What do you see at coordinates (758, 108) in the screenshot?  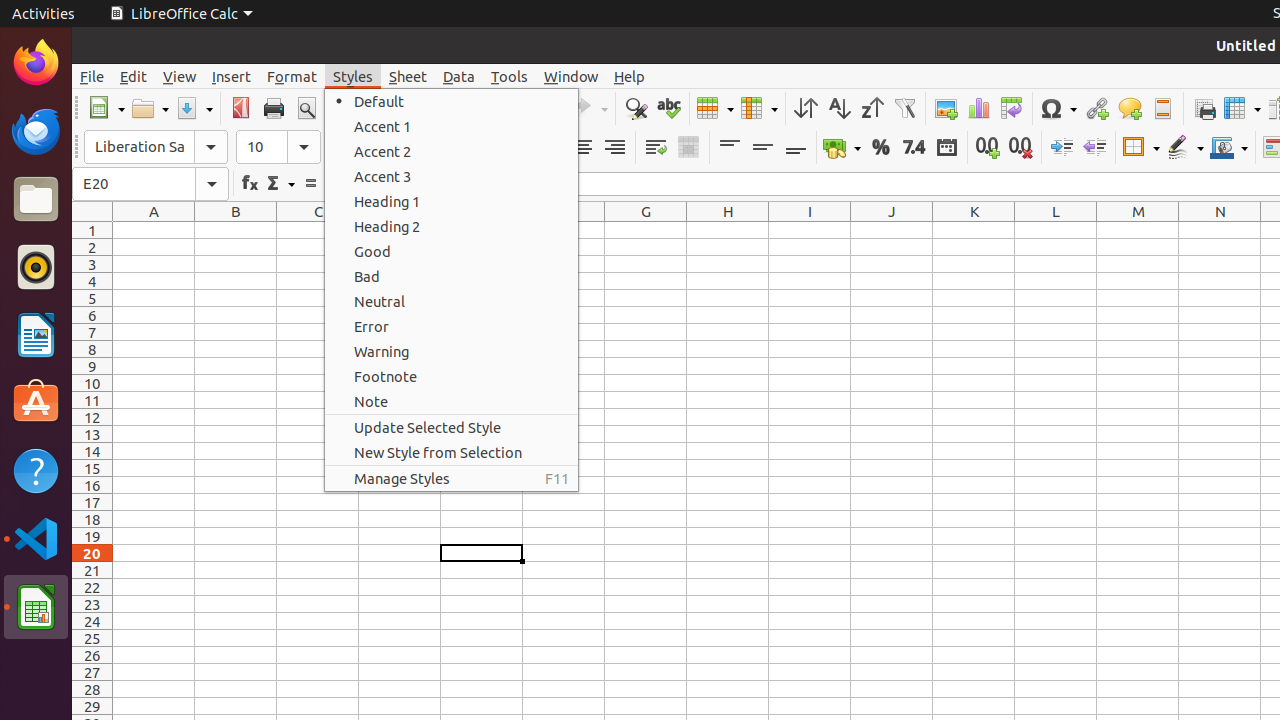 I see `'Column'` at bounding box center [758, 108].